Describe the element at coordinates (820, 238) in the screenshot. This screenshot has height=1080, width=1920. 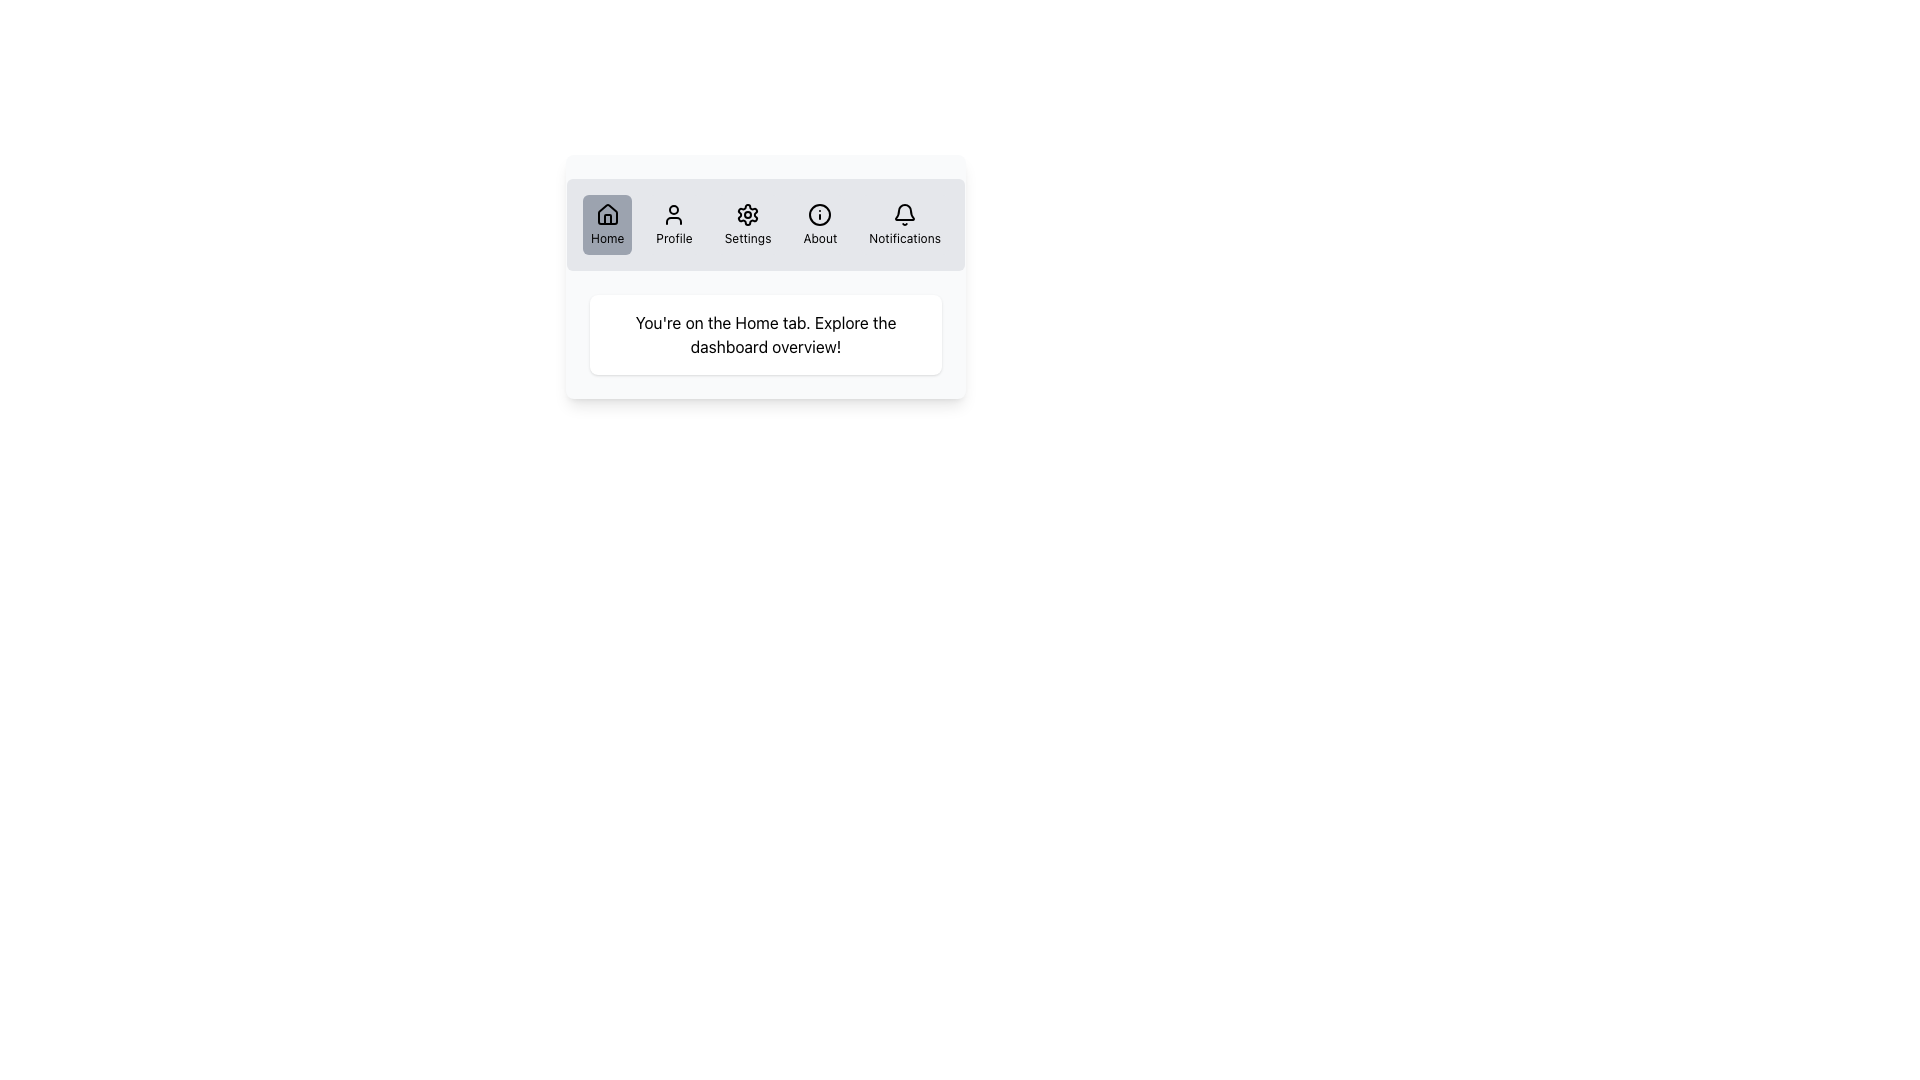
I see `text label 'About' located at the bottom of the info icon button, which is the fourth button in the top row of clickable buttons` at that location.